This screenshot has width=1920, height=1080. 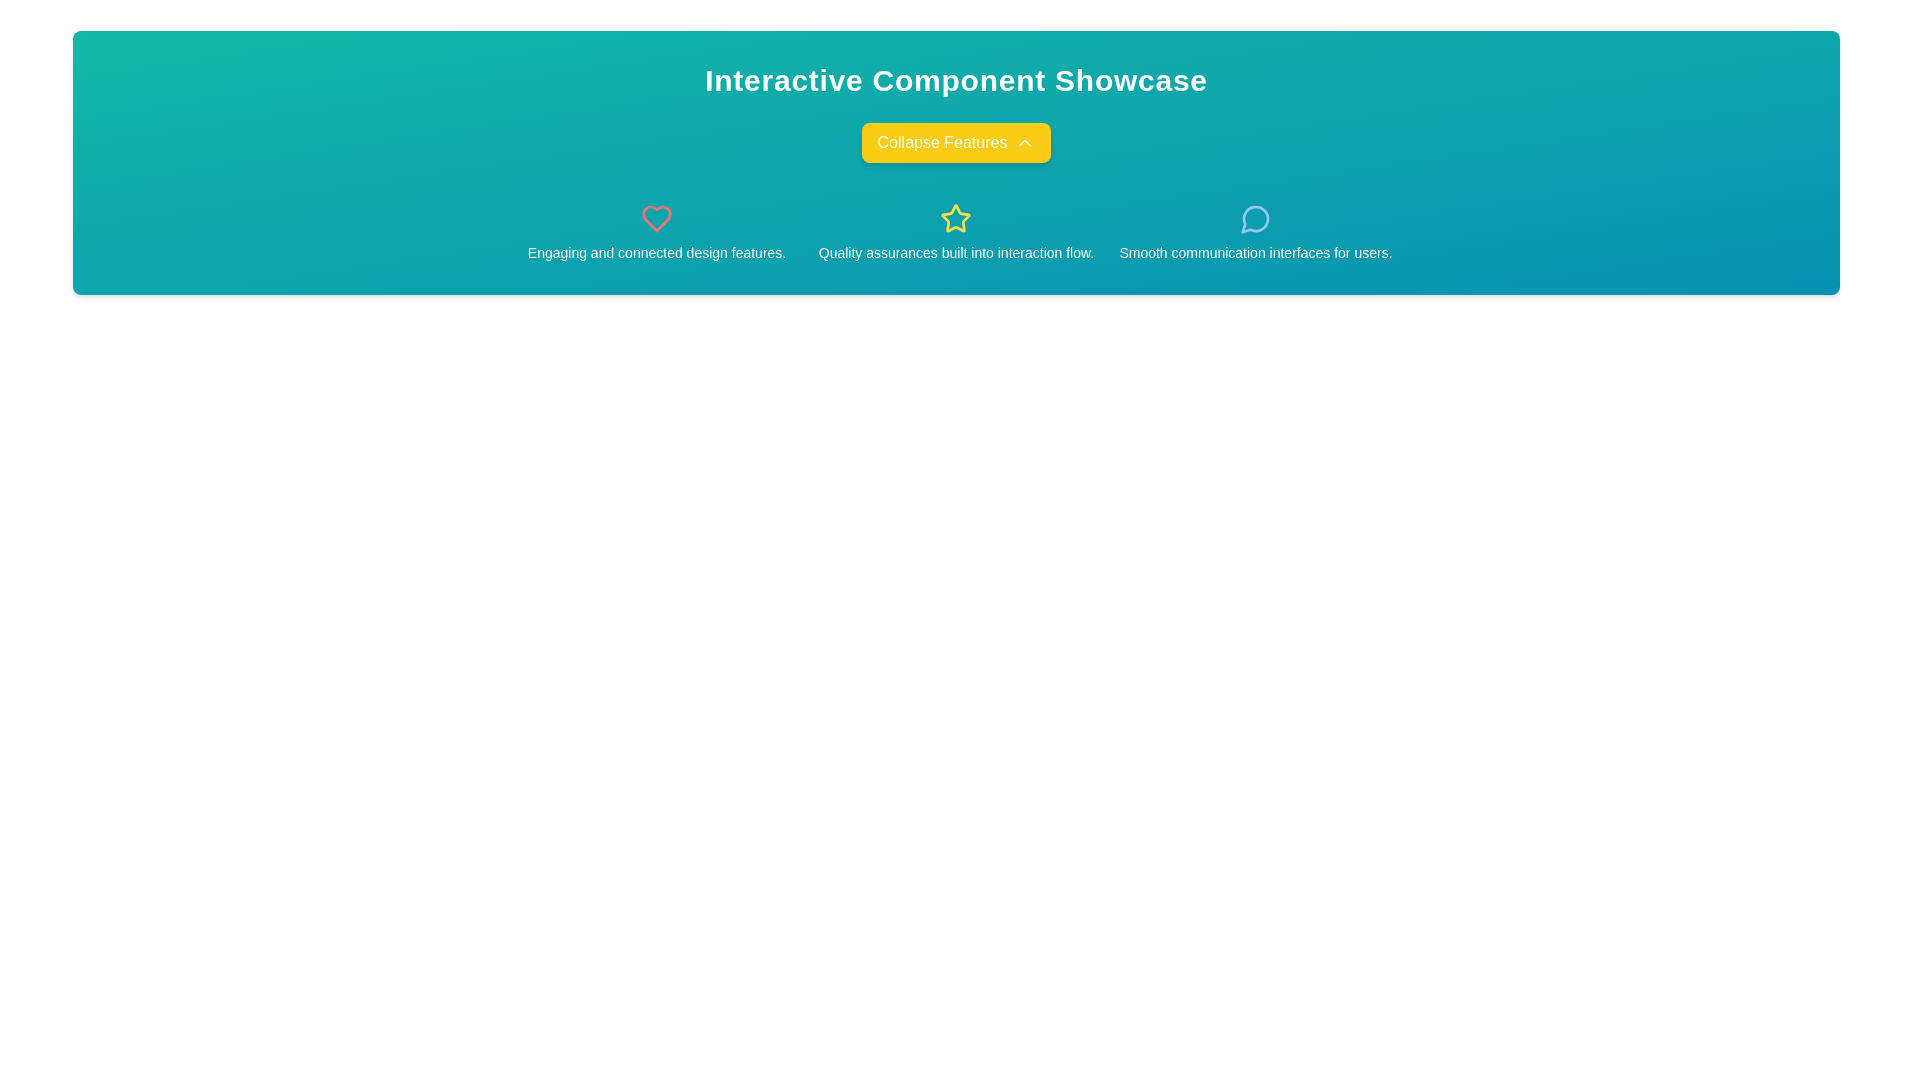 What do you see at coordinates (955, 231) in the screenshot?
I see `displayed text 'Quality assurances built into interaction flow.' from the informative icon with a highlighted yellow star above it, located in the middle of a row of three components` at bounding box center [955, 231].